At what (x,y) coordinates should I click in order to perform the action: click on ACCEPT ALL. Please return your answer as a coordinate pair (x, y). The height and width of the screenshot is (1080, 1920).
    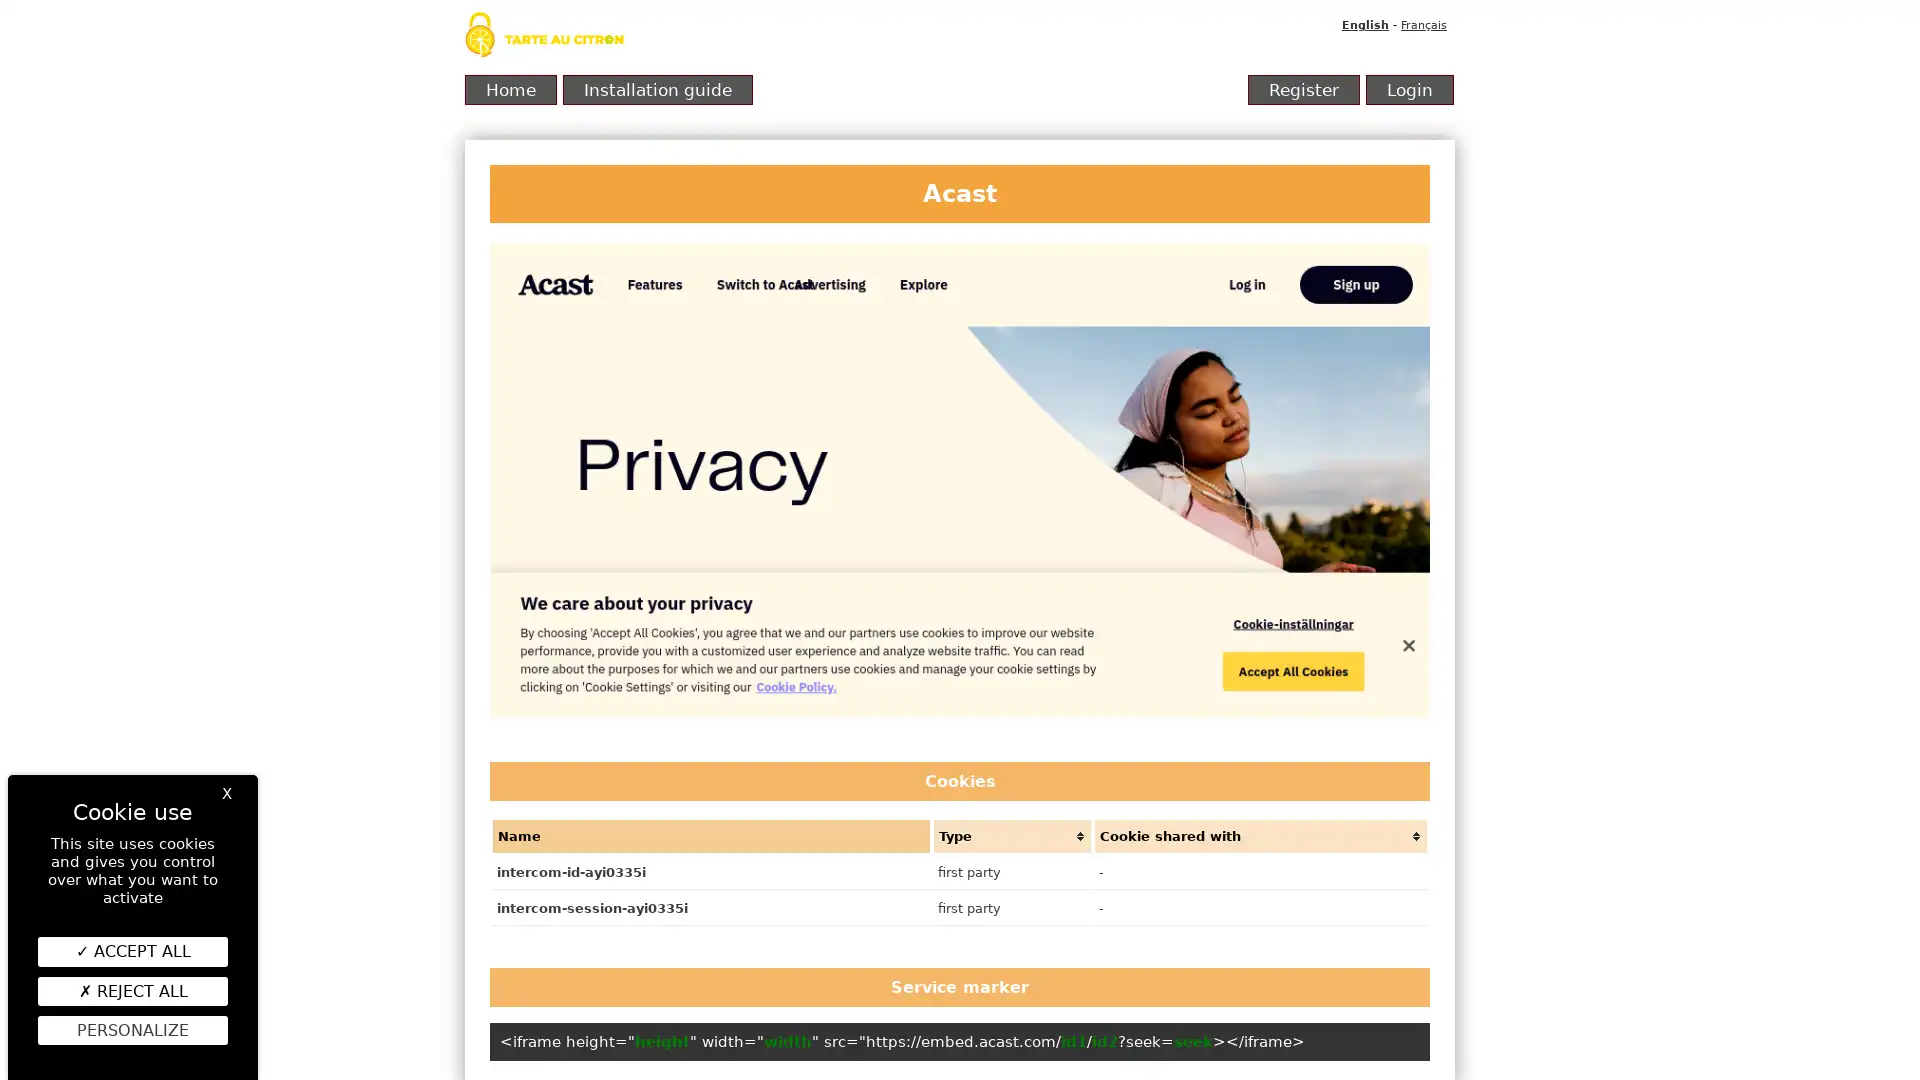
    Looking at the image, I should click on (132, 950).